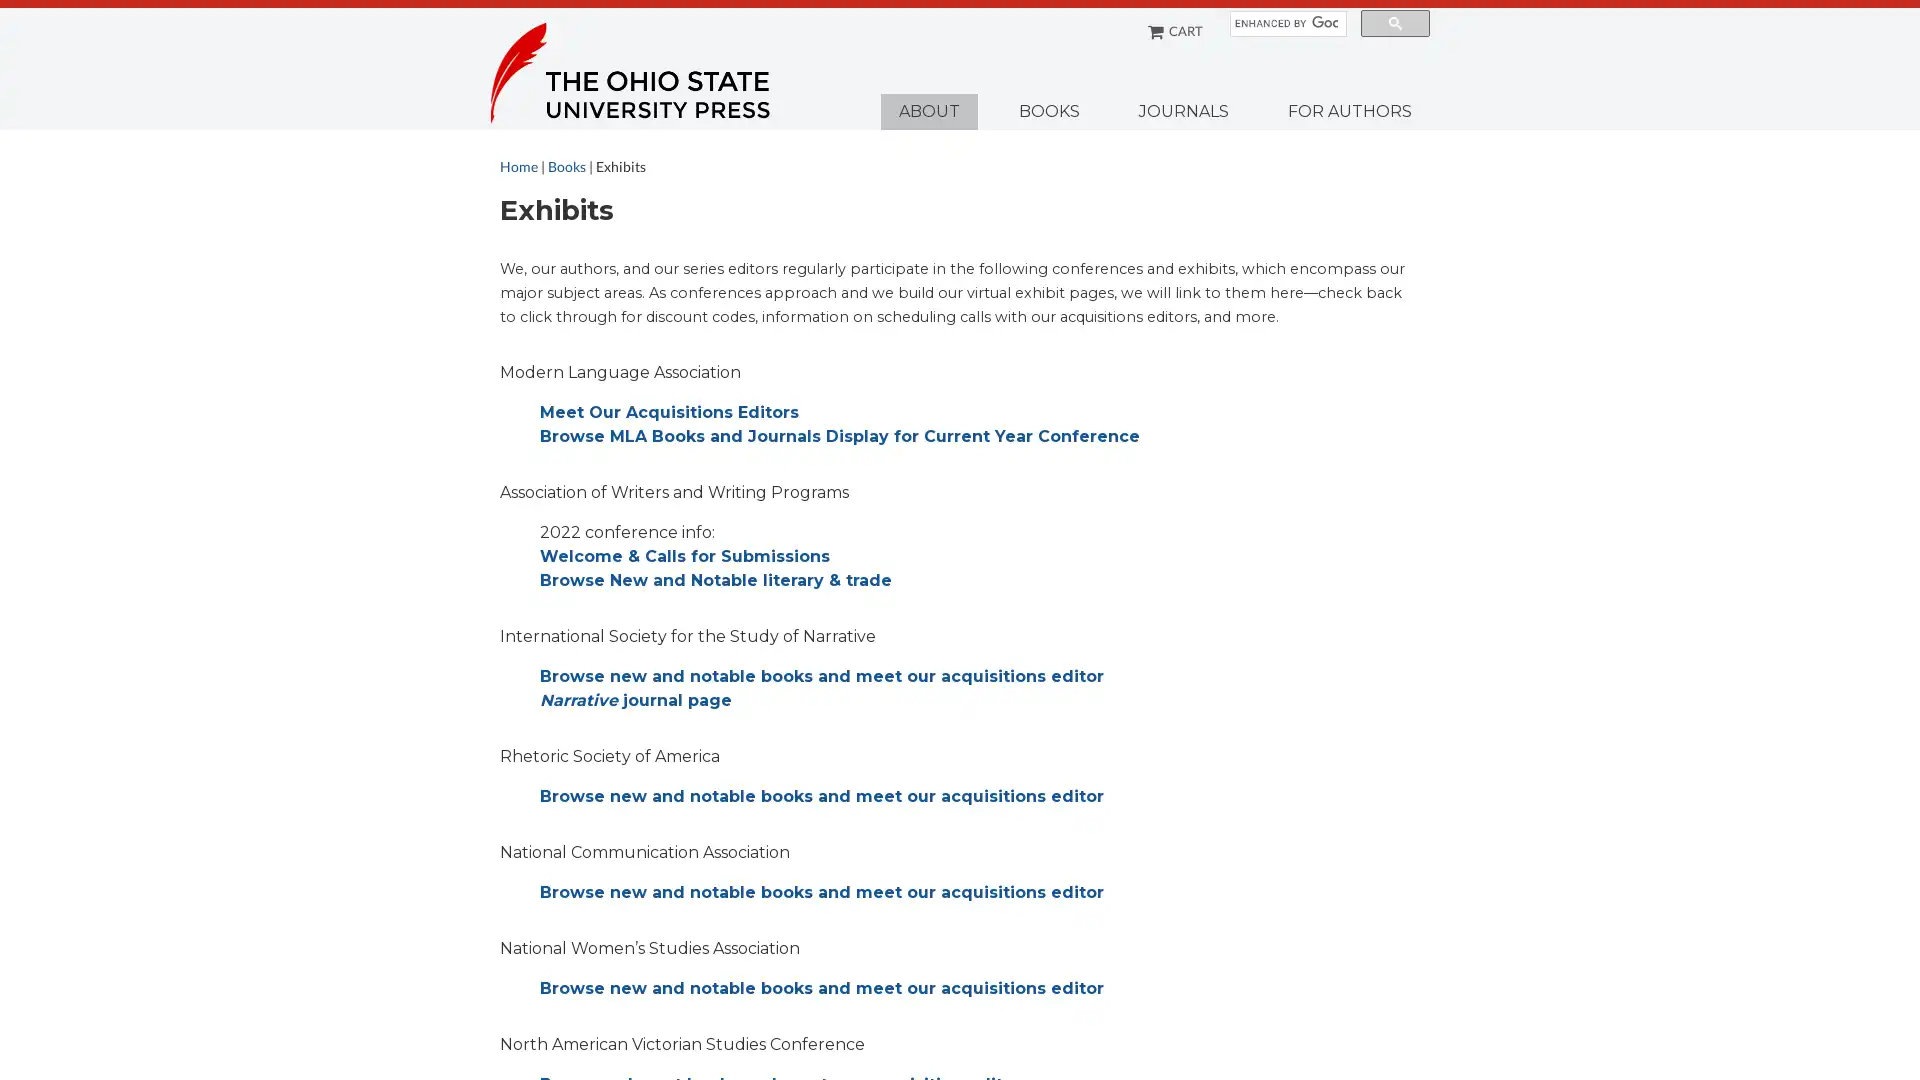  Describe the element at coordinates (1394, 23) in the screenshot. I see `search` at that location.